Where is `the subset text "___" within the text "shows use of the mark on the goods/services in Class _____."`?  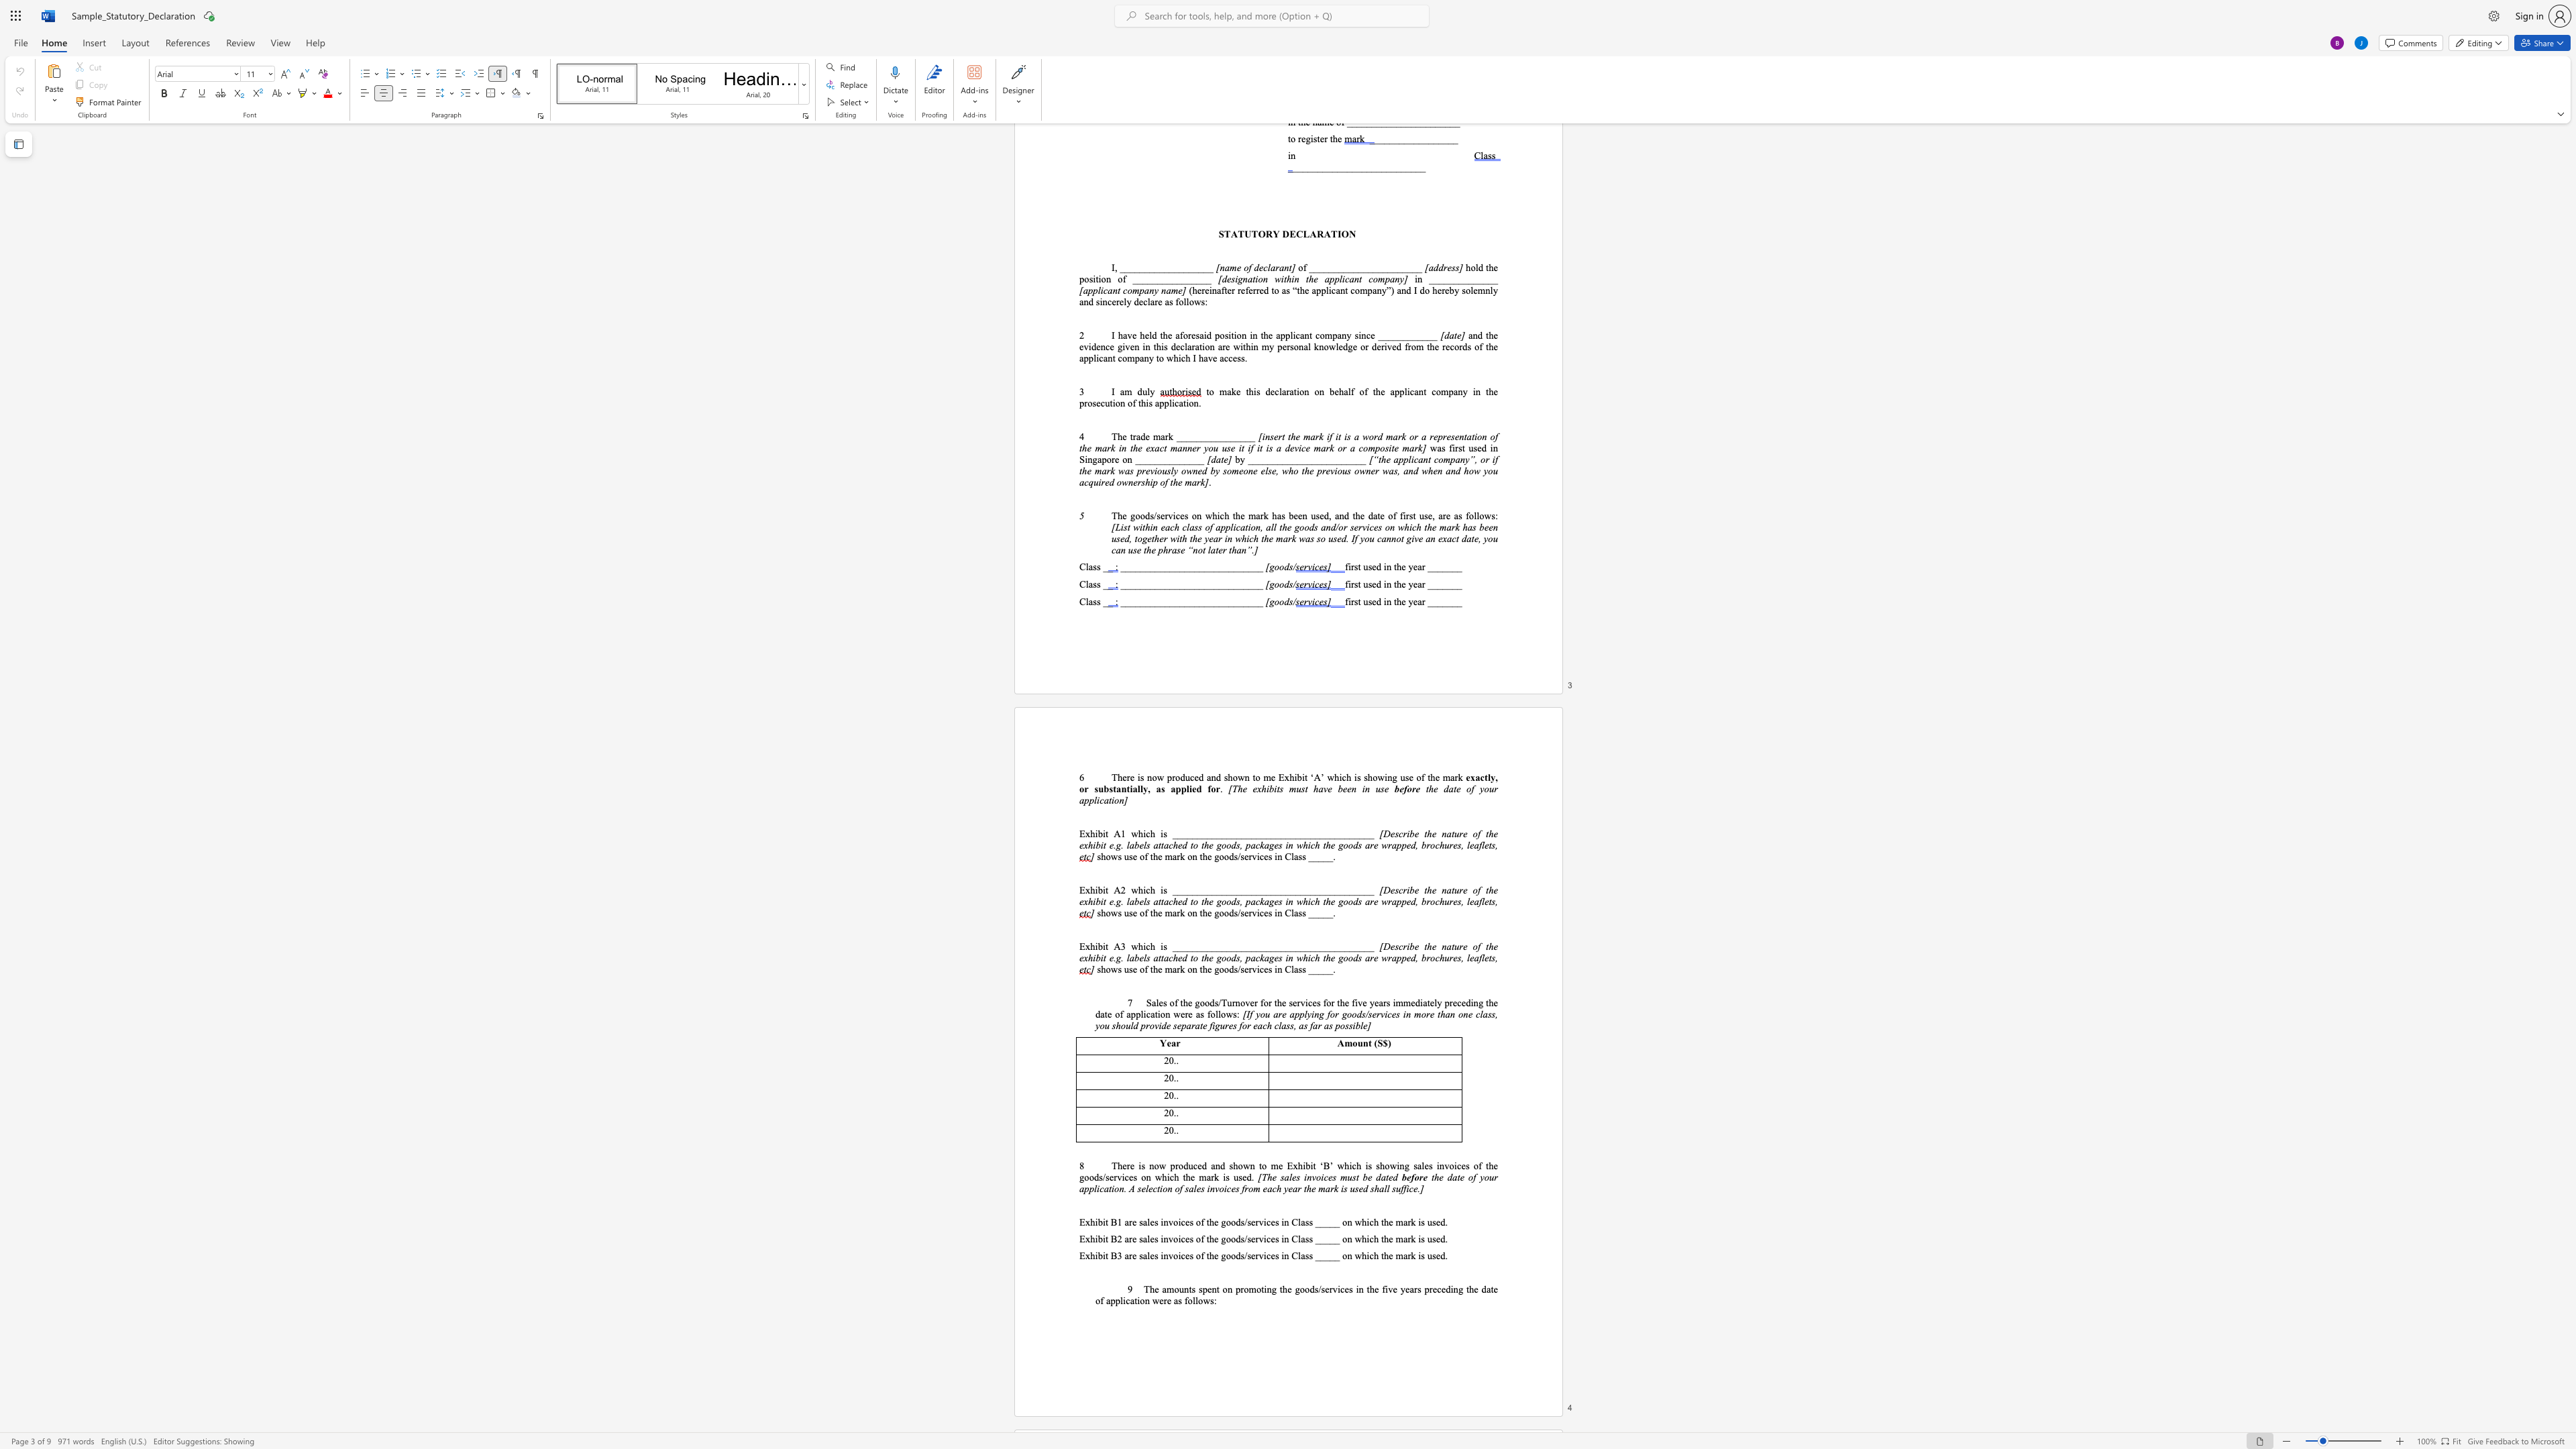 the subset text "___" within the text "shows use of the mark on the goods/services in Class _____." is located at coordinates (1318, 968).